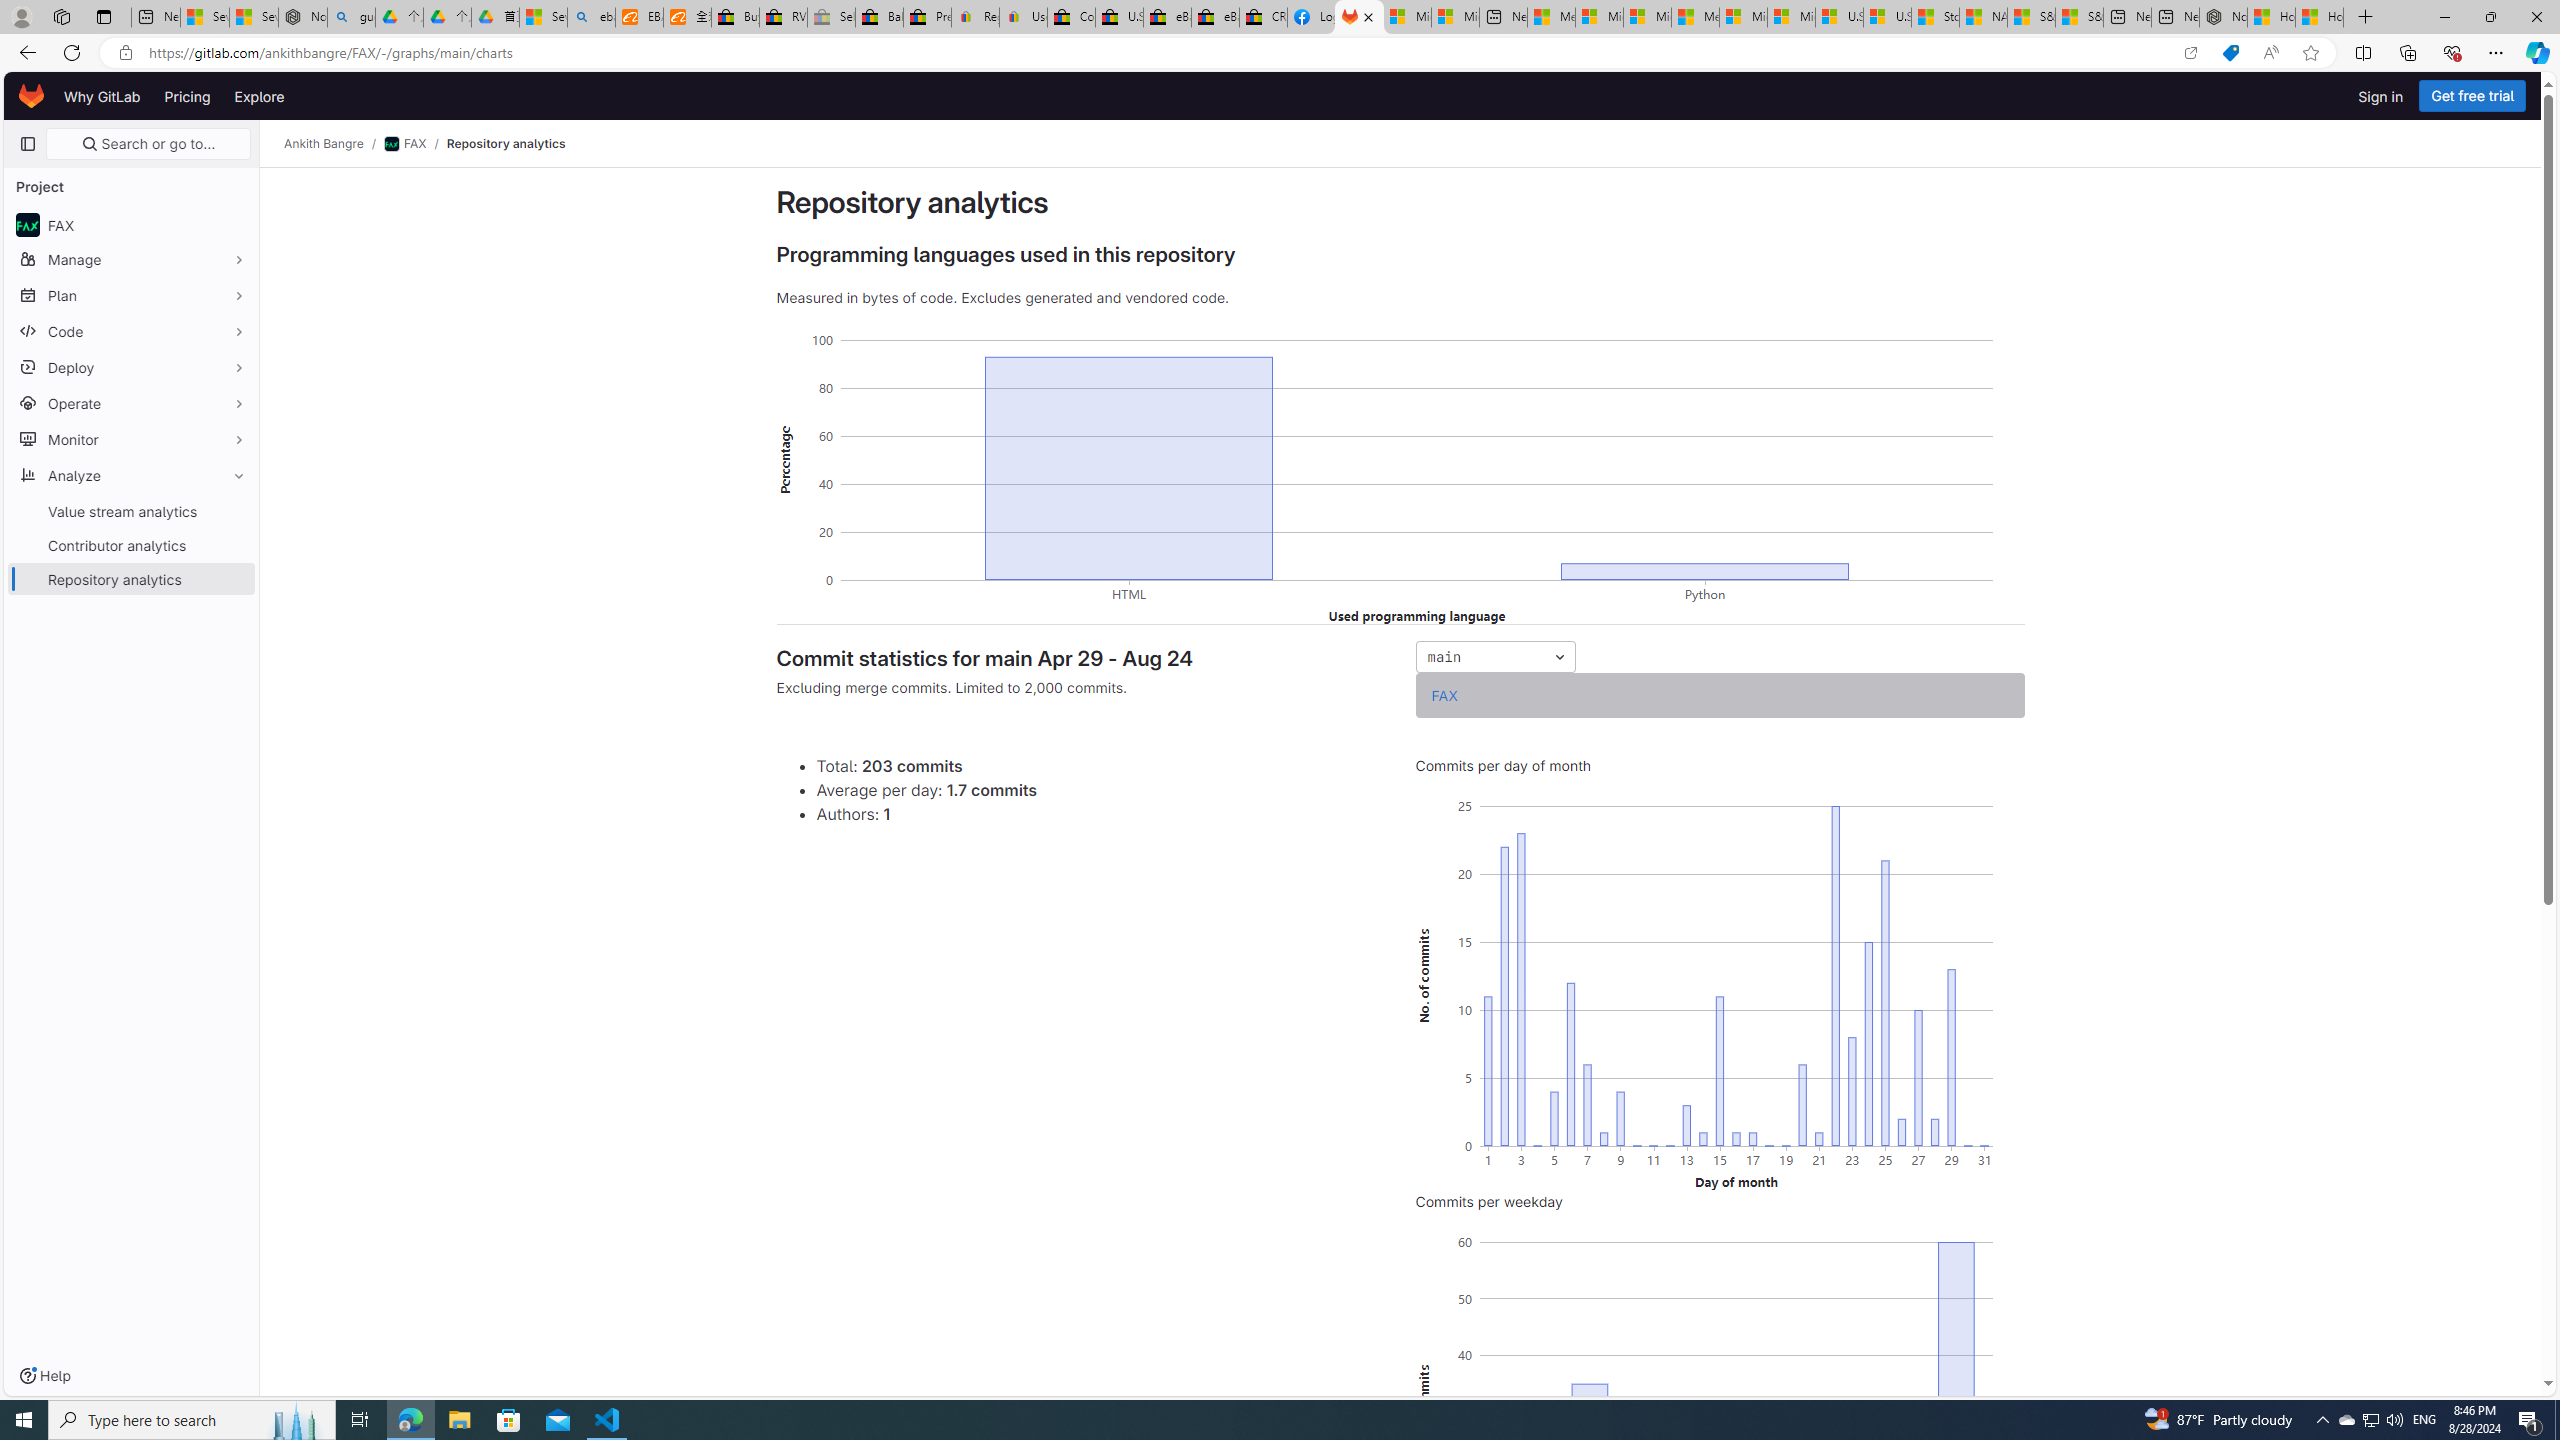  Describe the element at coordinates (928, 16) in the screenshot. I see `'Press Room - eBay Inc.'` at that location.